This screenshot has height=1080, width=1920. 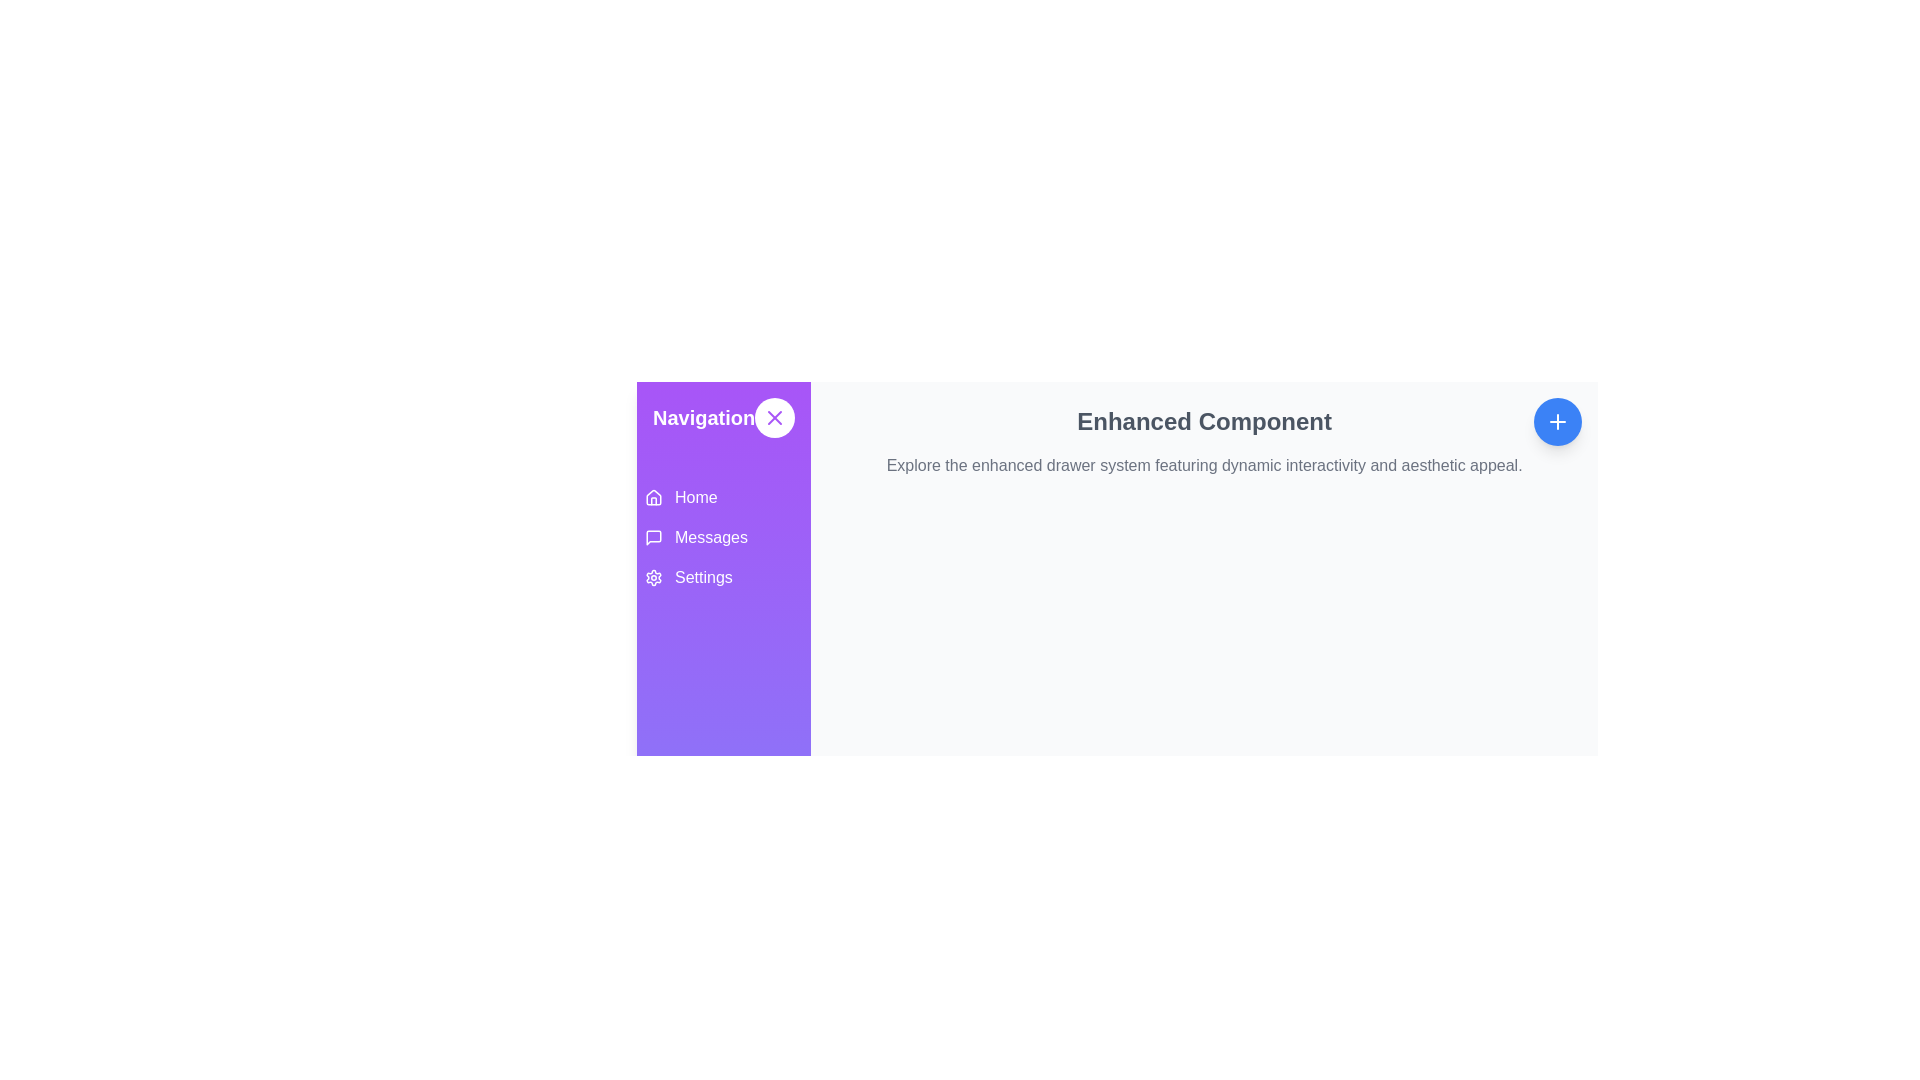 I want to click on text label for the 'Messages' section located in the second menu item of the purple navigation menu, so click(x=711, y=536).